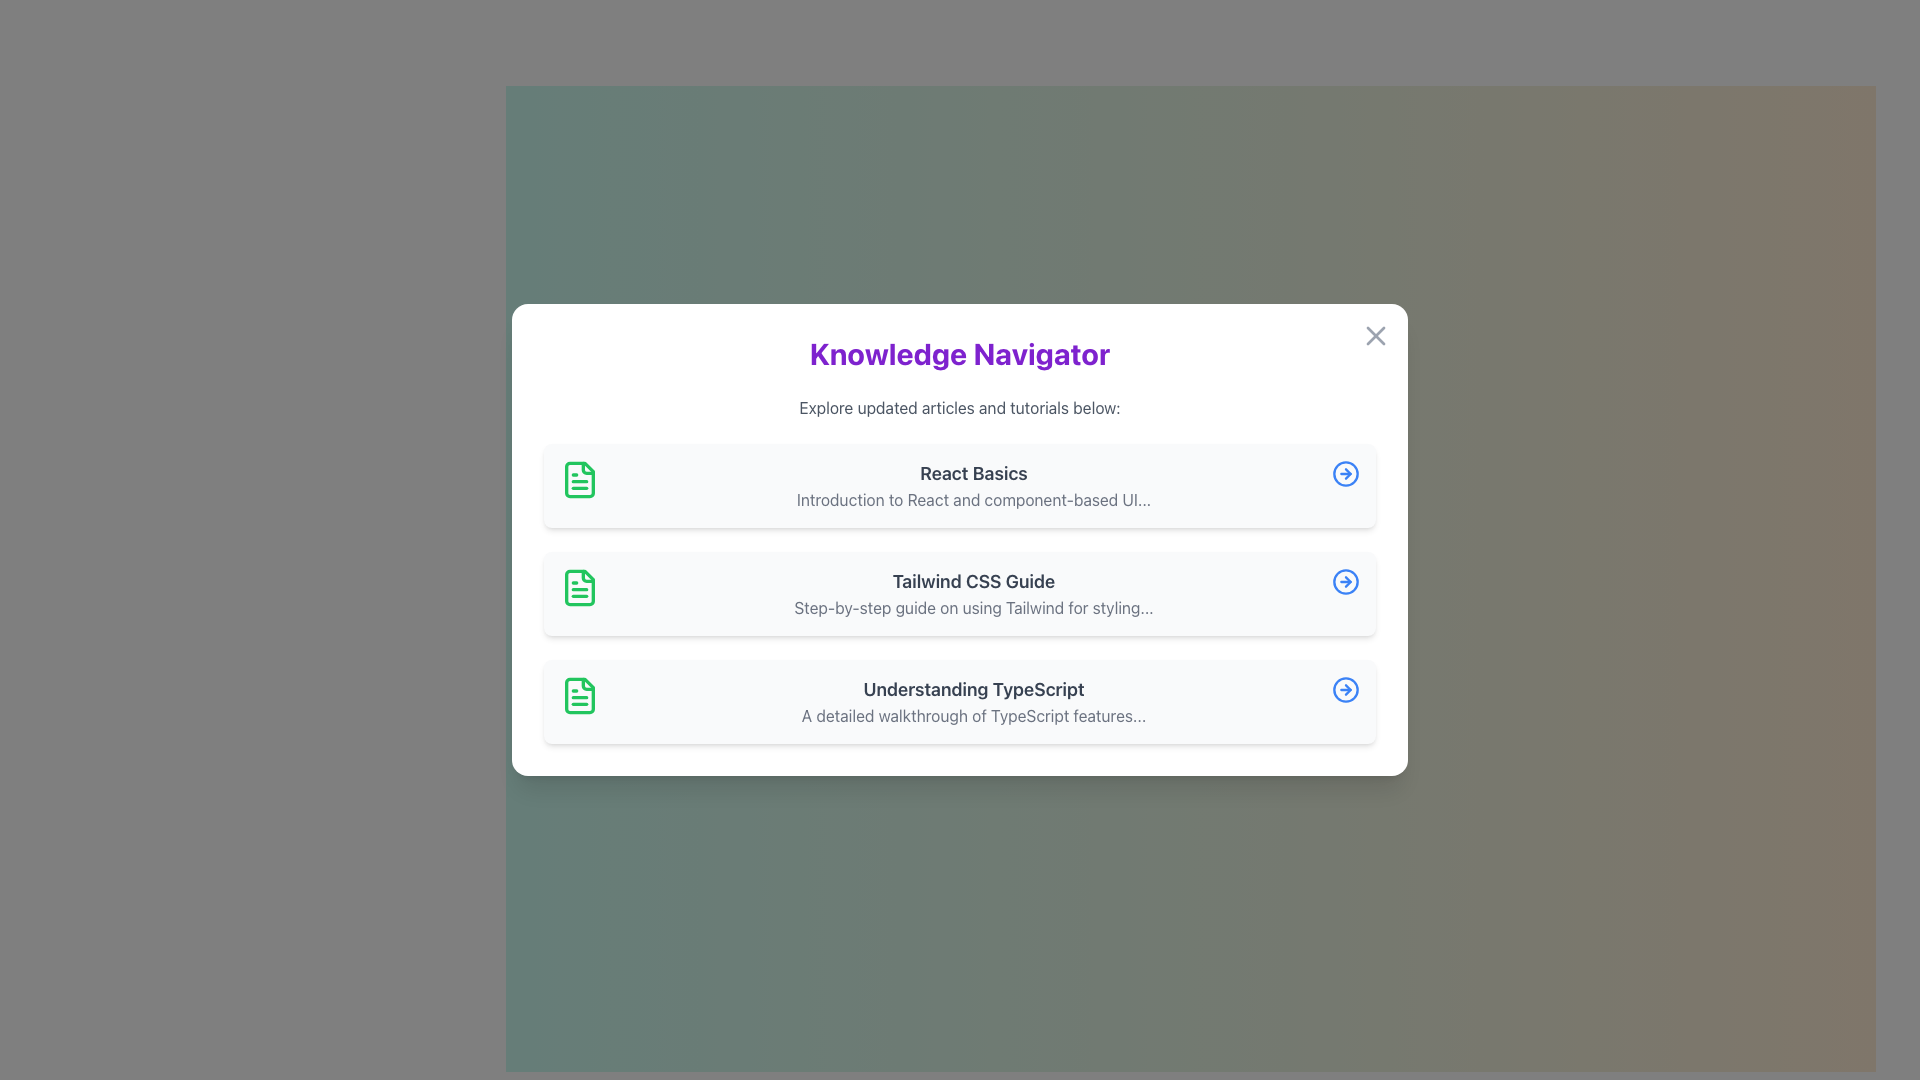 The width and height of the screenshot is (1920, 1080). I want to click on the document icon representing the 'Tailwind CSS Guide', located to the left of its title in a vertical list of items, so click(579, 586).